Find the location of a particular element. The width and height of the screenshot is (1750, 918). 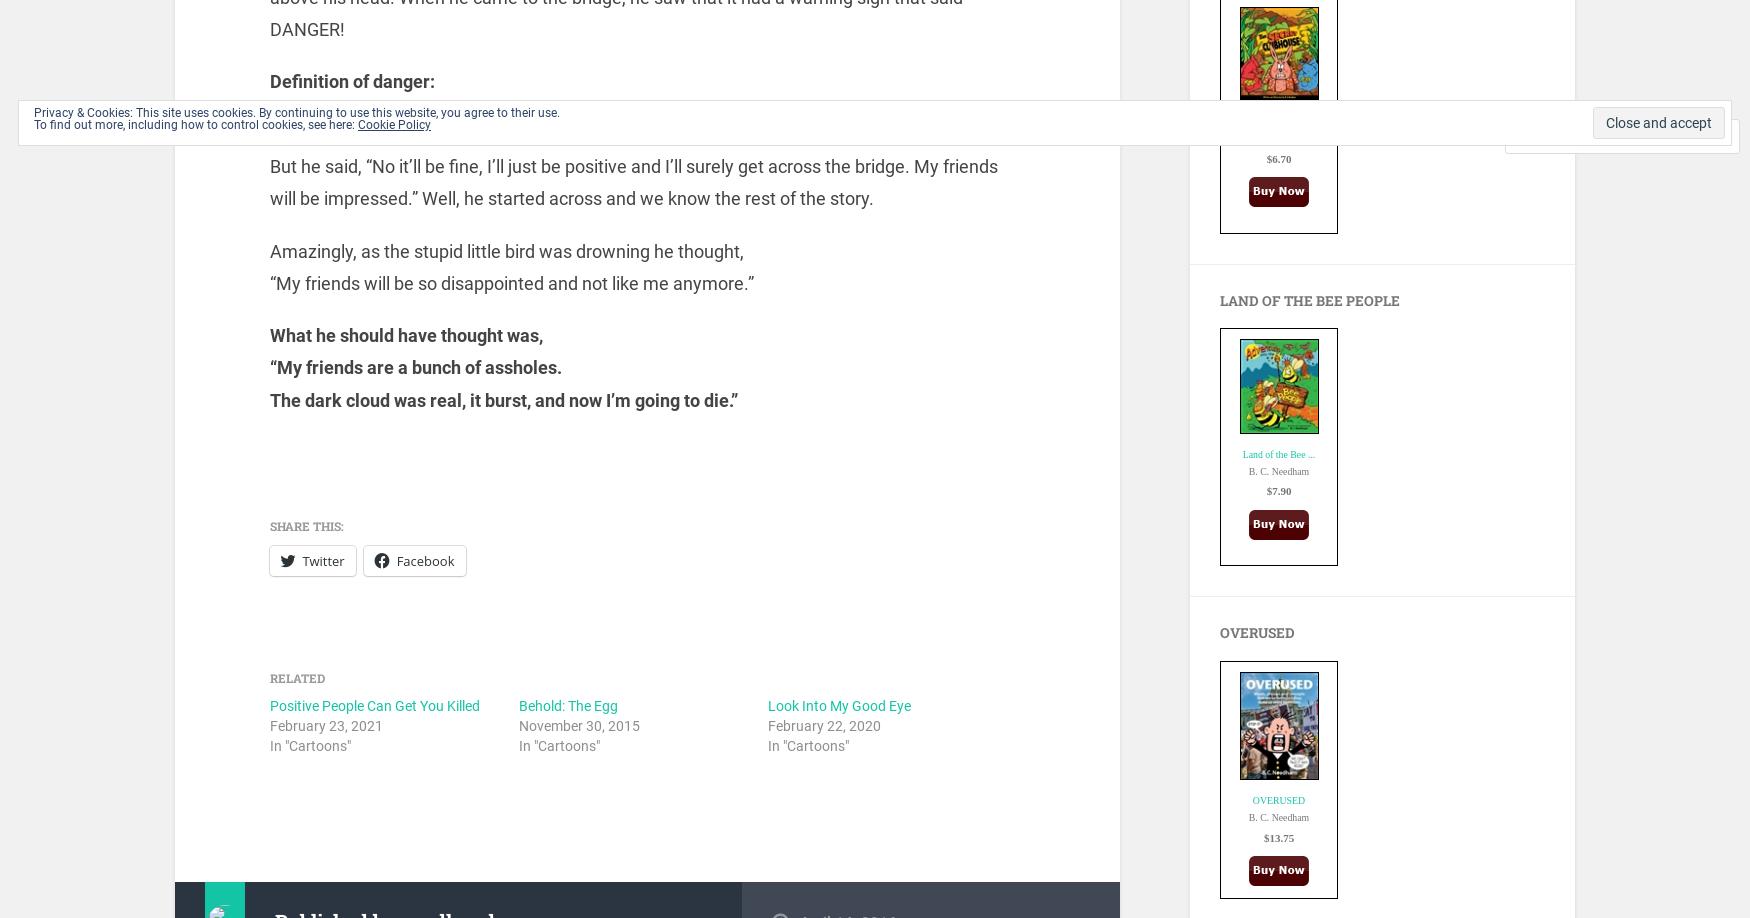

'Land of the Bee People' is located at coordinates (1309, 299).